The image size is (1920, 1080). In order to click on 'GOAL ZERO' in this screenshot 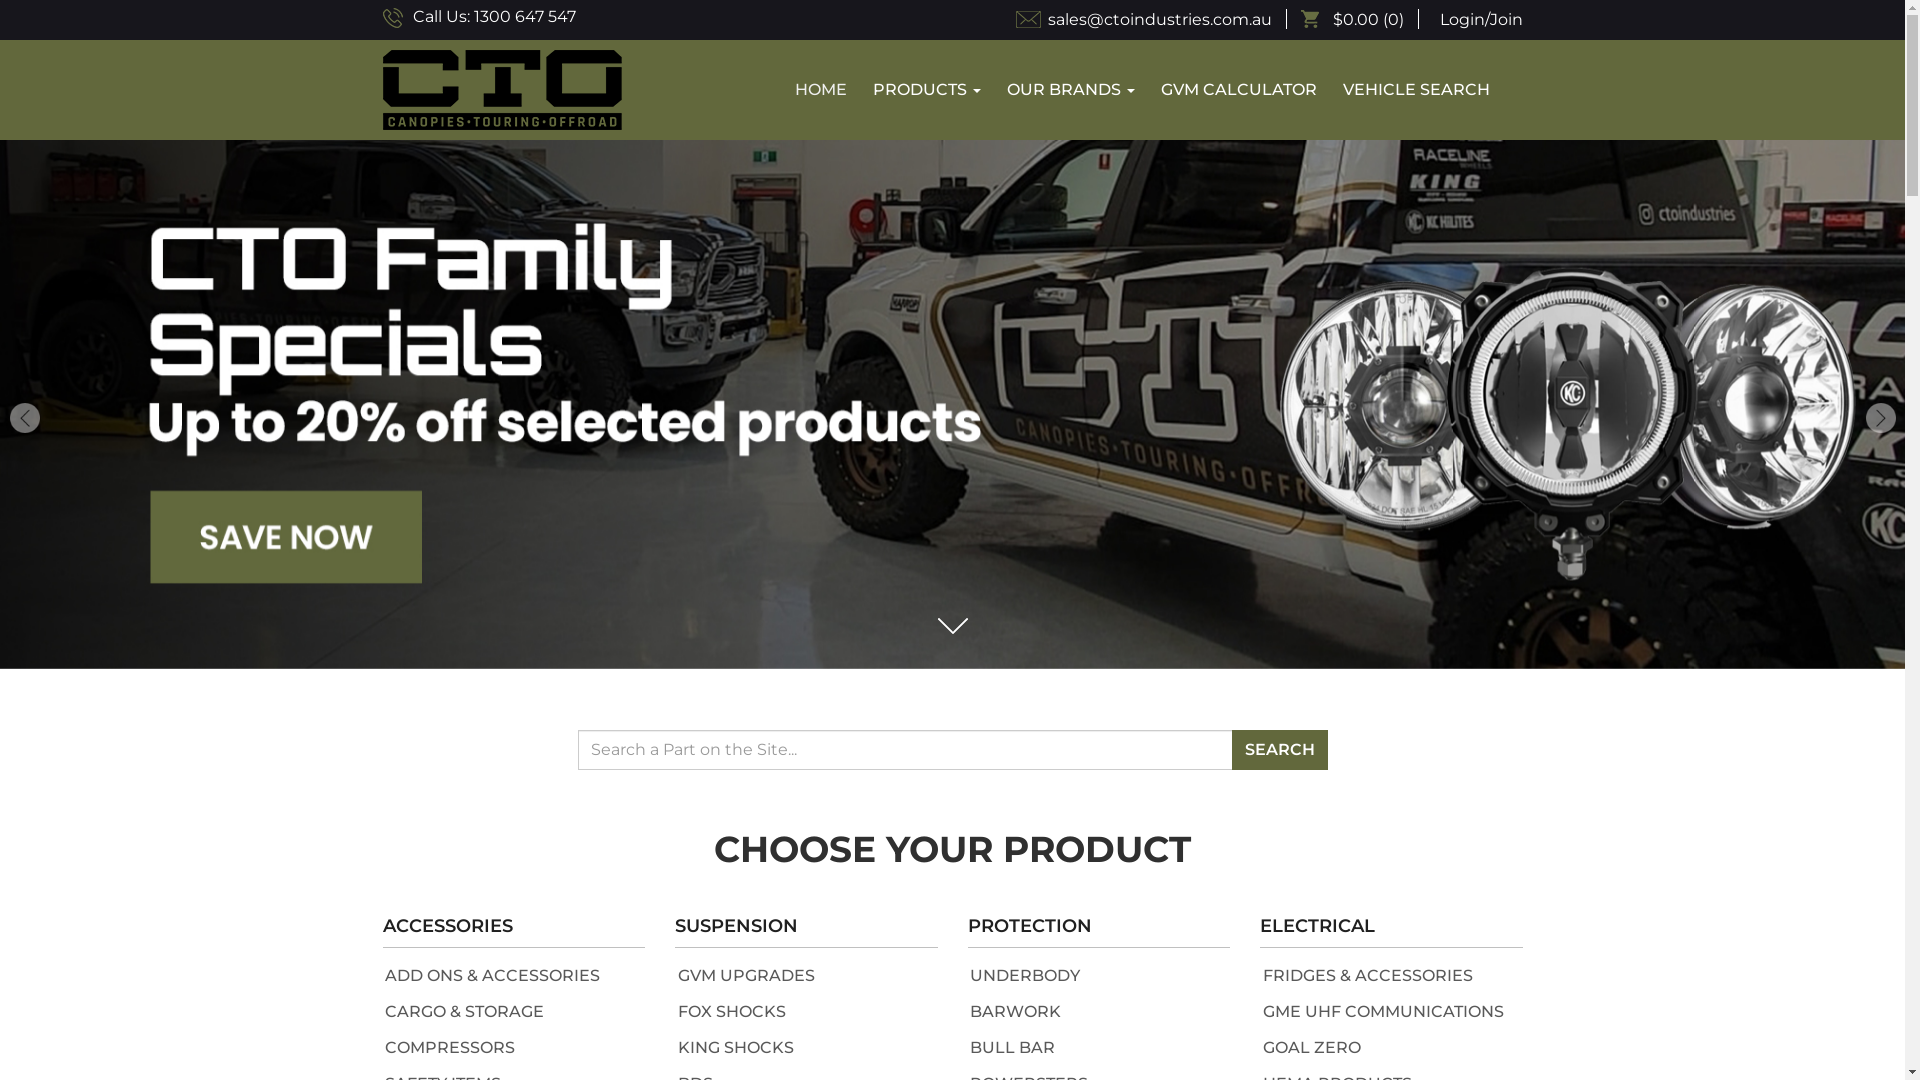, I will do `click(1310, 1046)`.